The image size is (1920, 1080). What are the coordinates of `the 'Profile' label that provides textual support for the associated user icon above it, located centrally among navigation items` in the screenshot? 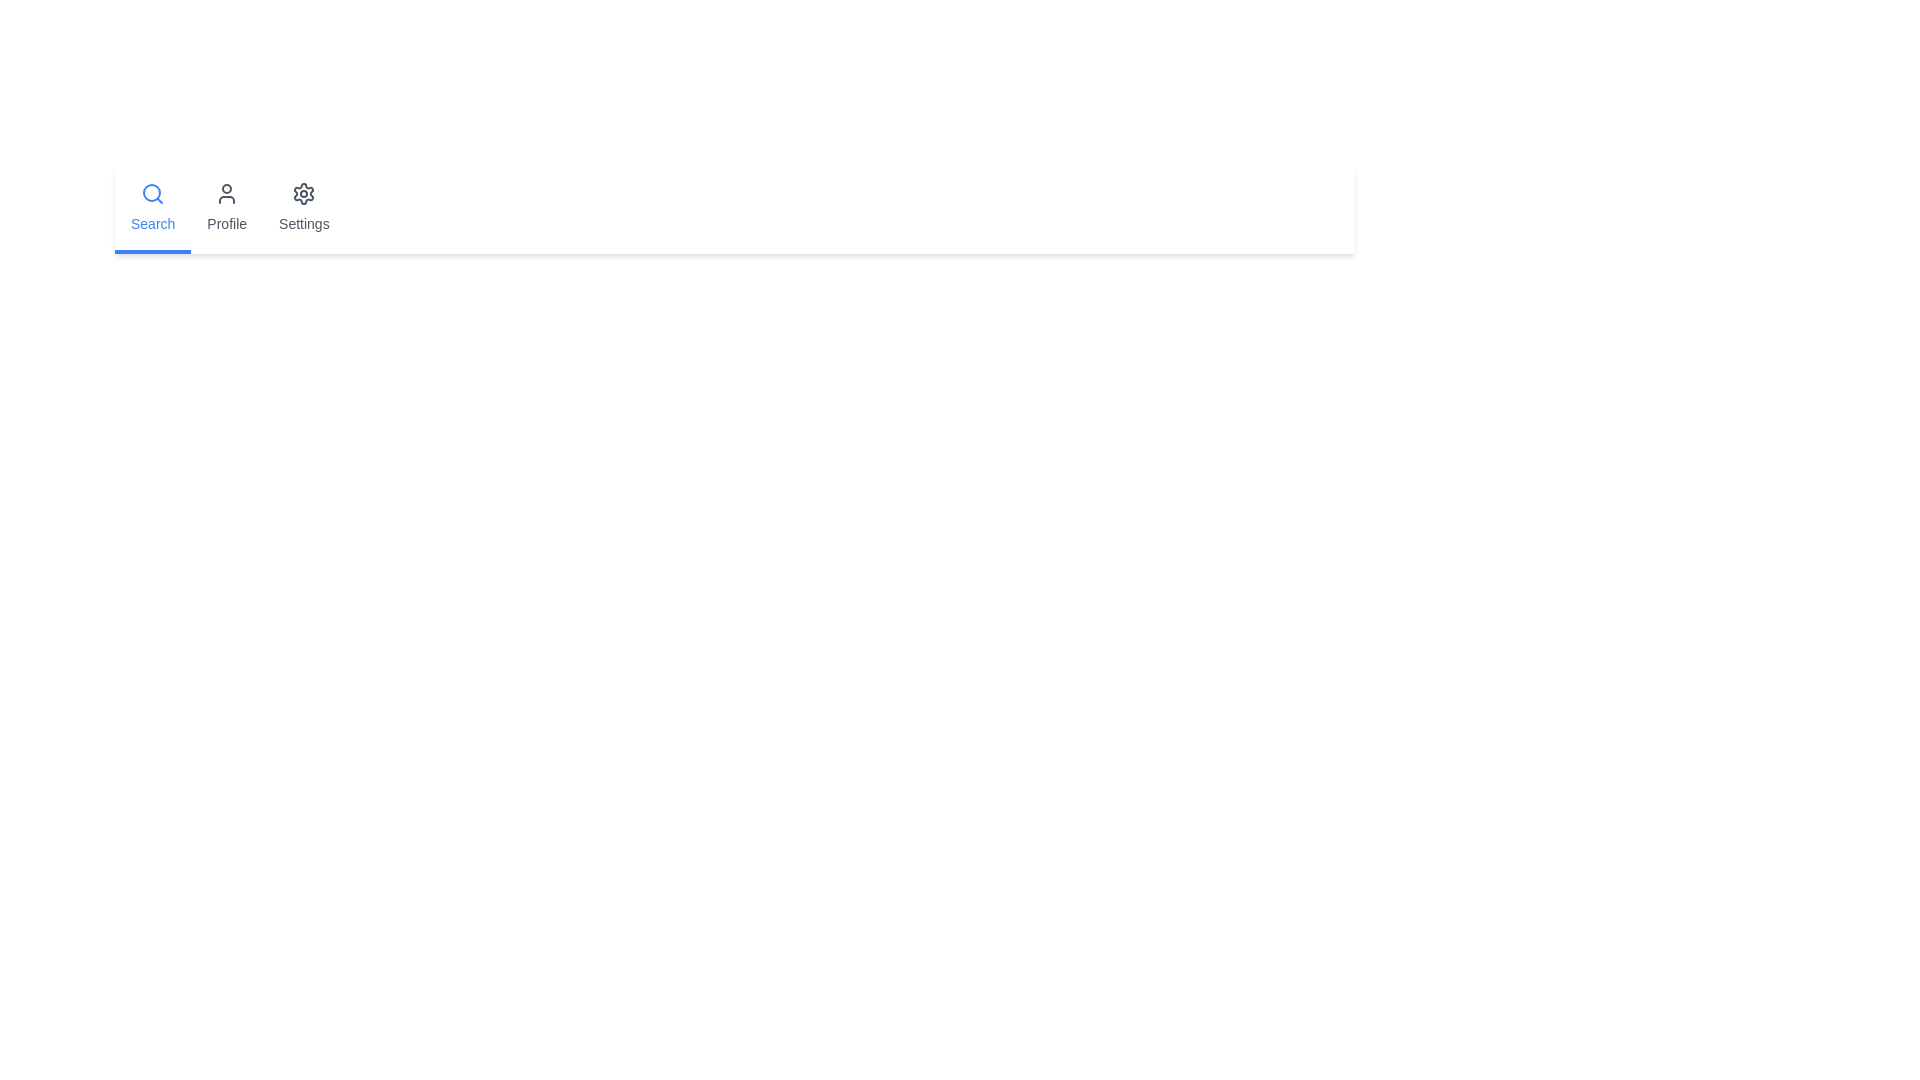 It's located at (227, 223).